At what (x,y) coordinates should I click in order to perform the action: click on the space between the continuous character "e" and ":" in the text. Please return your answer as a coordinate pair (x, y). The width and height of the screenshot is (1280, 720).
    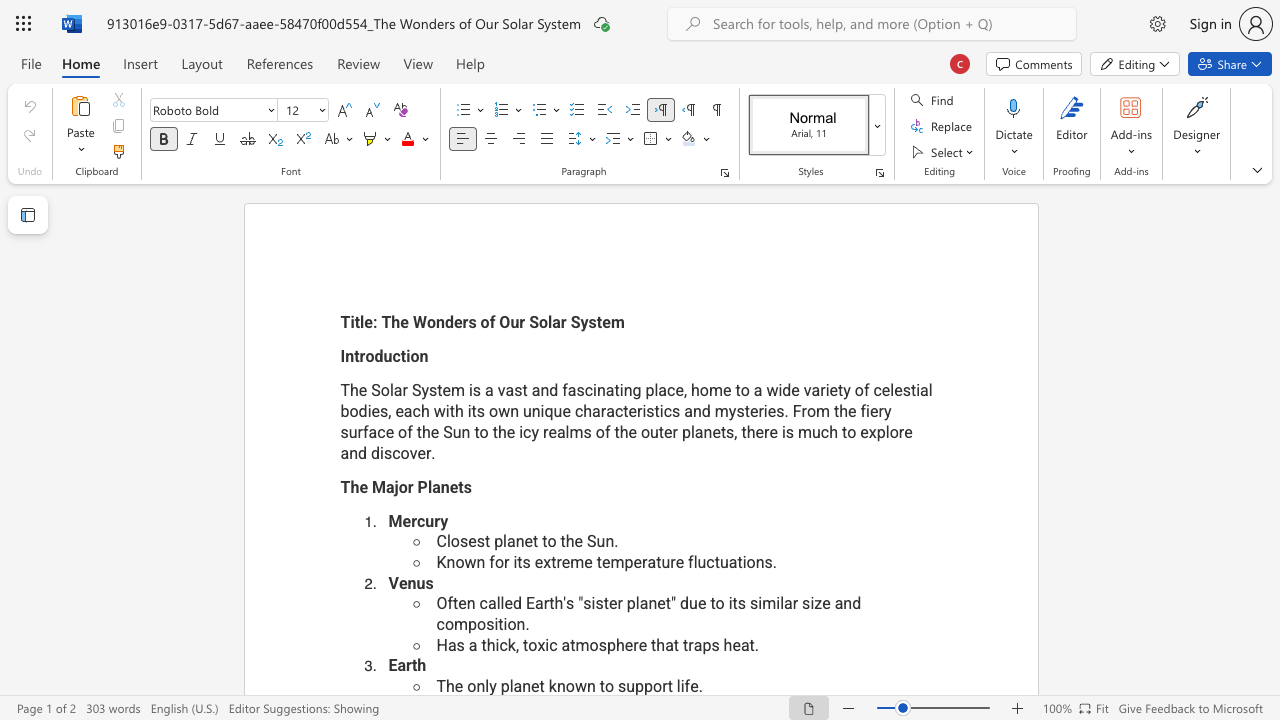
    Looking at the image, I should click on (371, 321).